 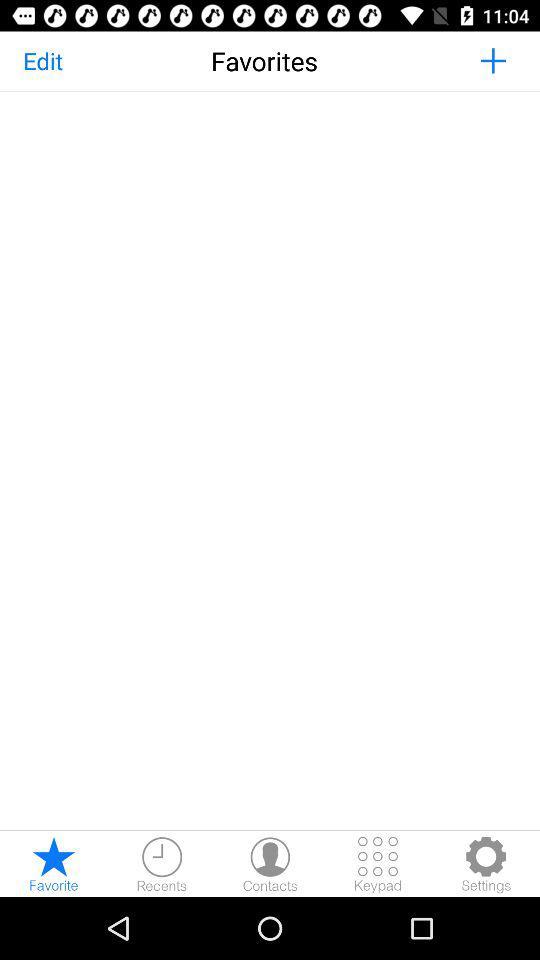 I want to click on keypad option, so click(x=378, y=863).